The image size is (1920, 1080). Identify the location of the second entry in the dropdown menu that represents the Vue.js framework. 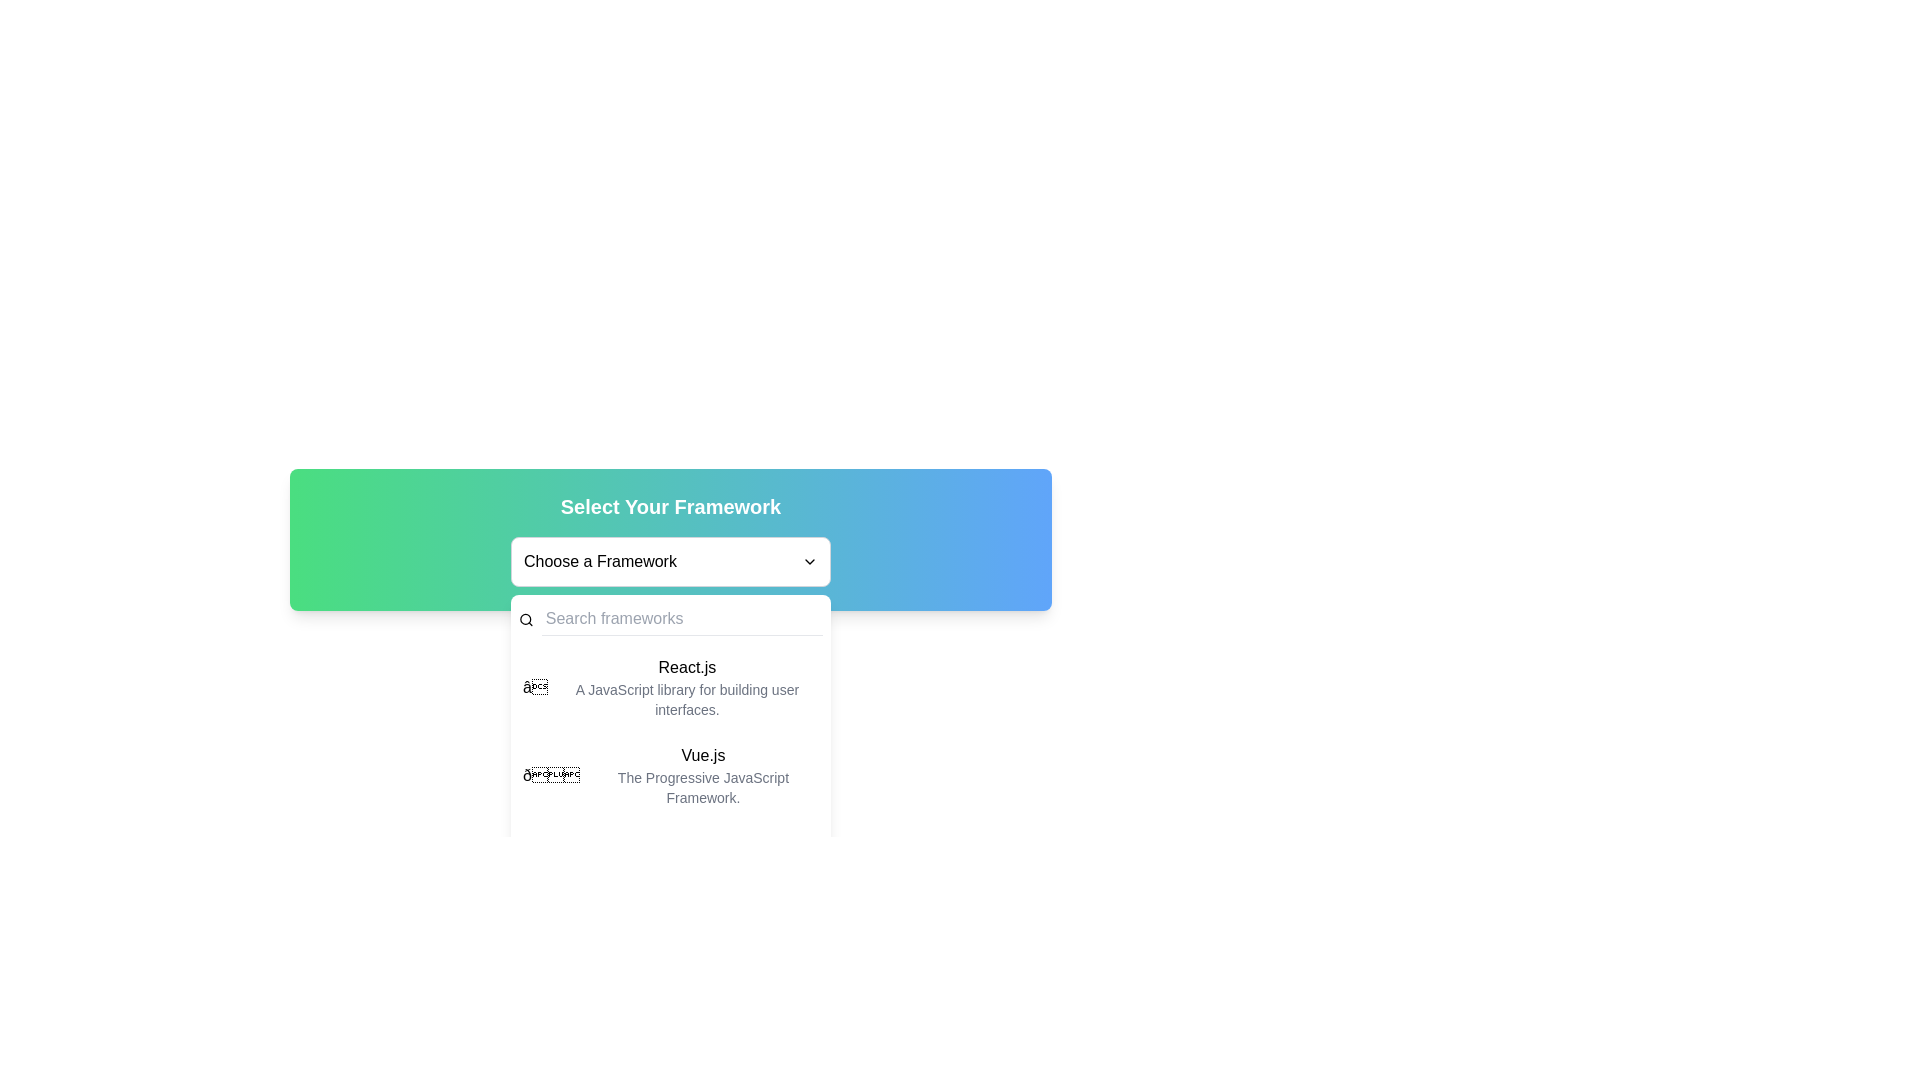
(671, 774).